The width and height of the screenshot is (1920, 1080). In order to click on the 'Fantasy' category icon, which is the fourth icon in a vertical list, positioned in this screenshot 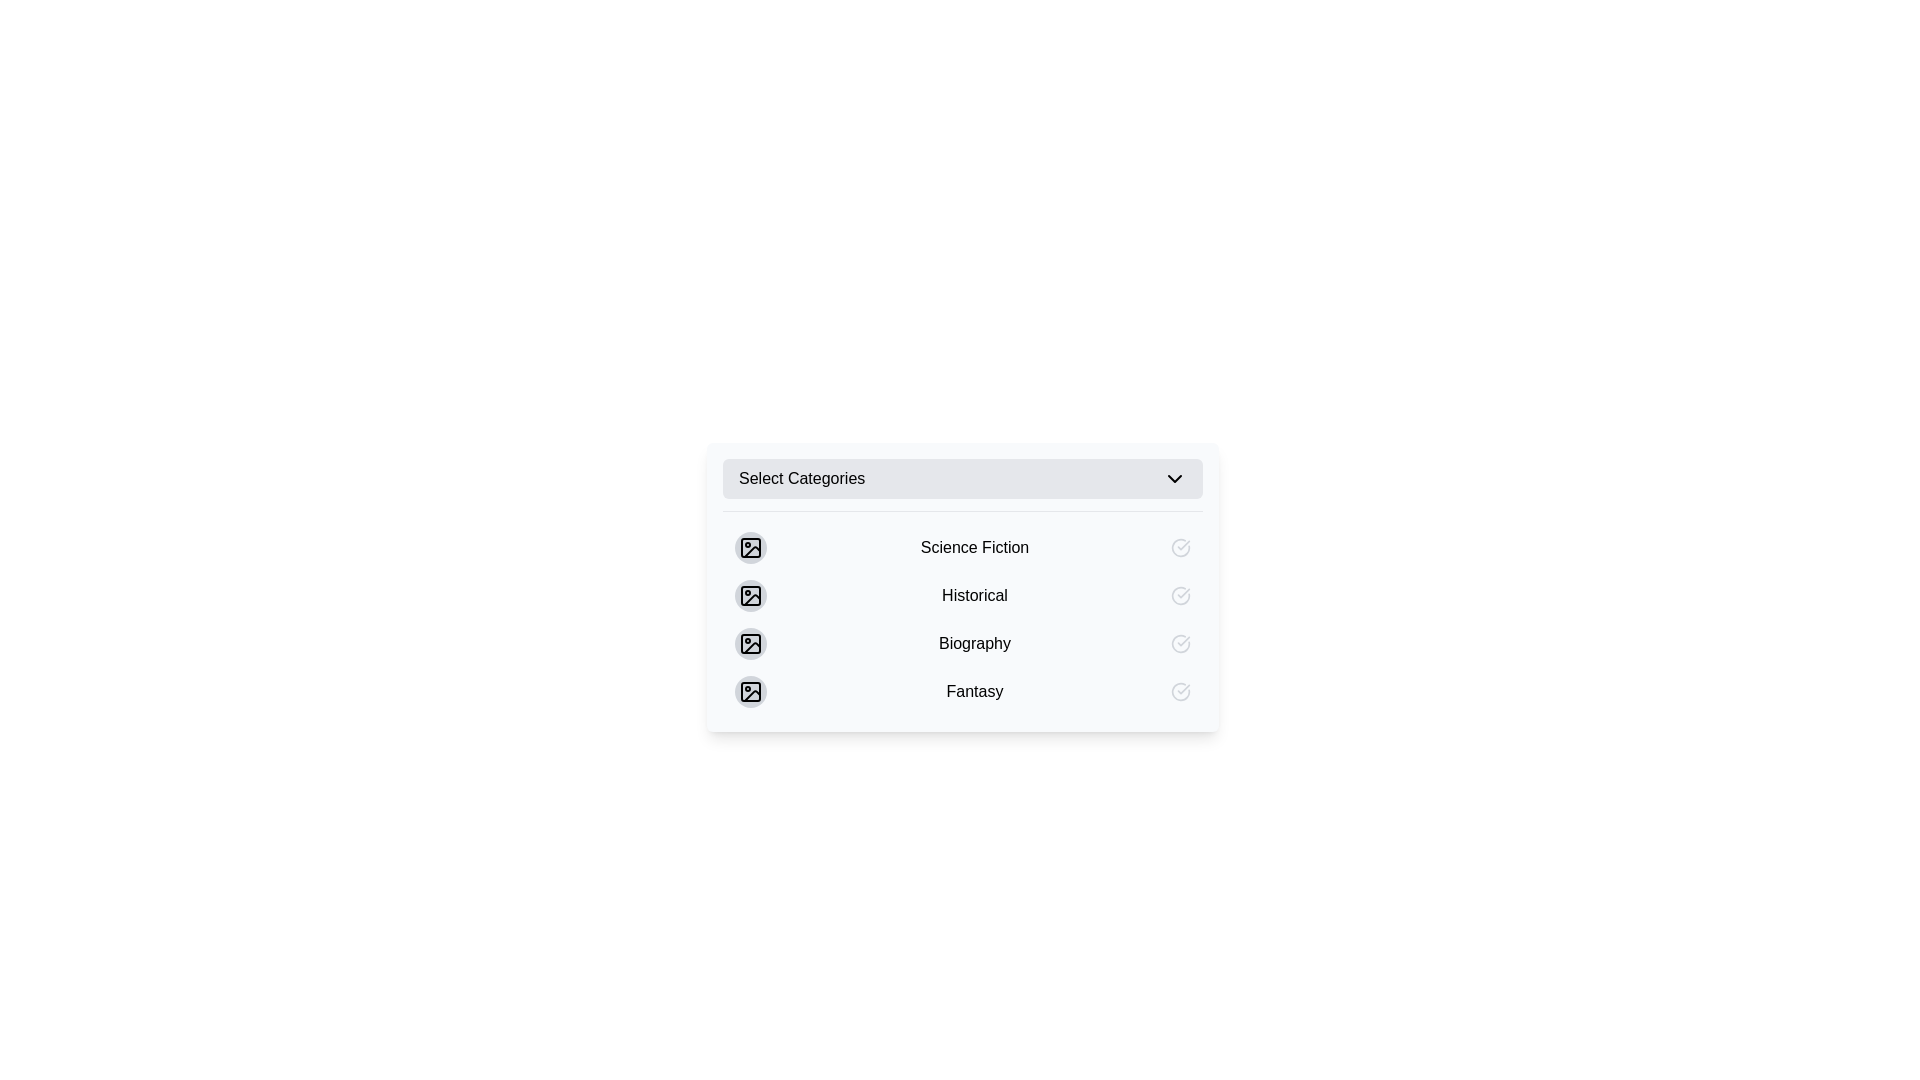, I will do `click(749, 690)`.